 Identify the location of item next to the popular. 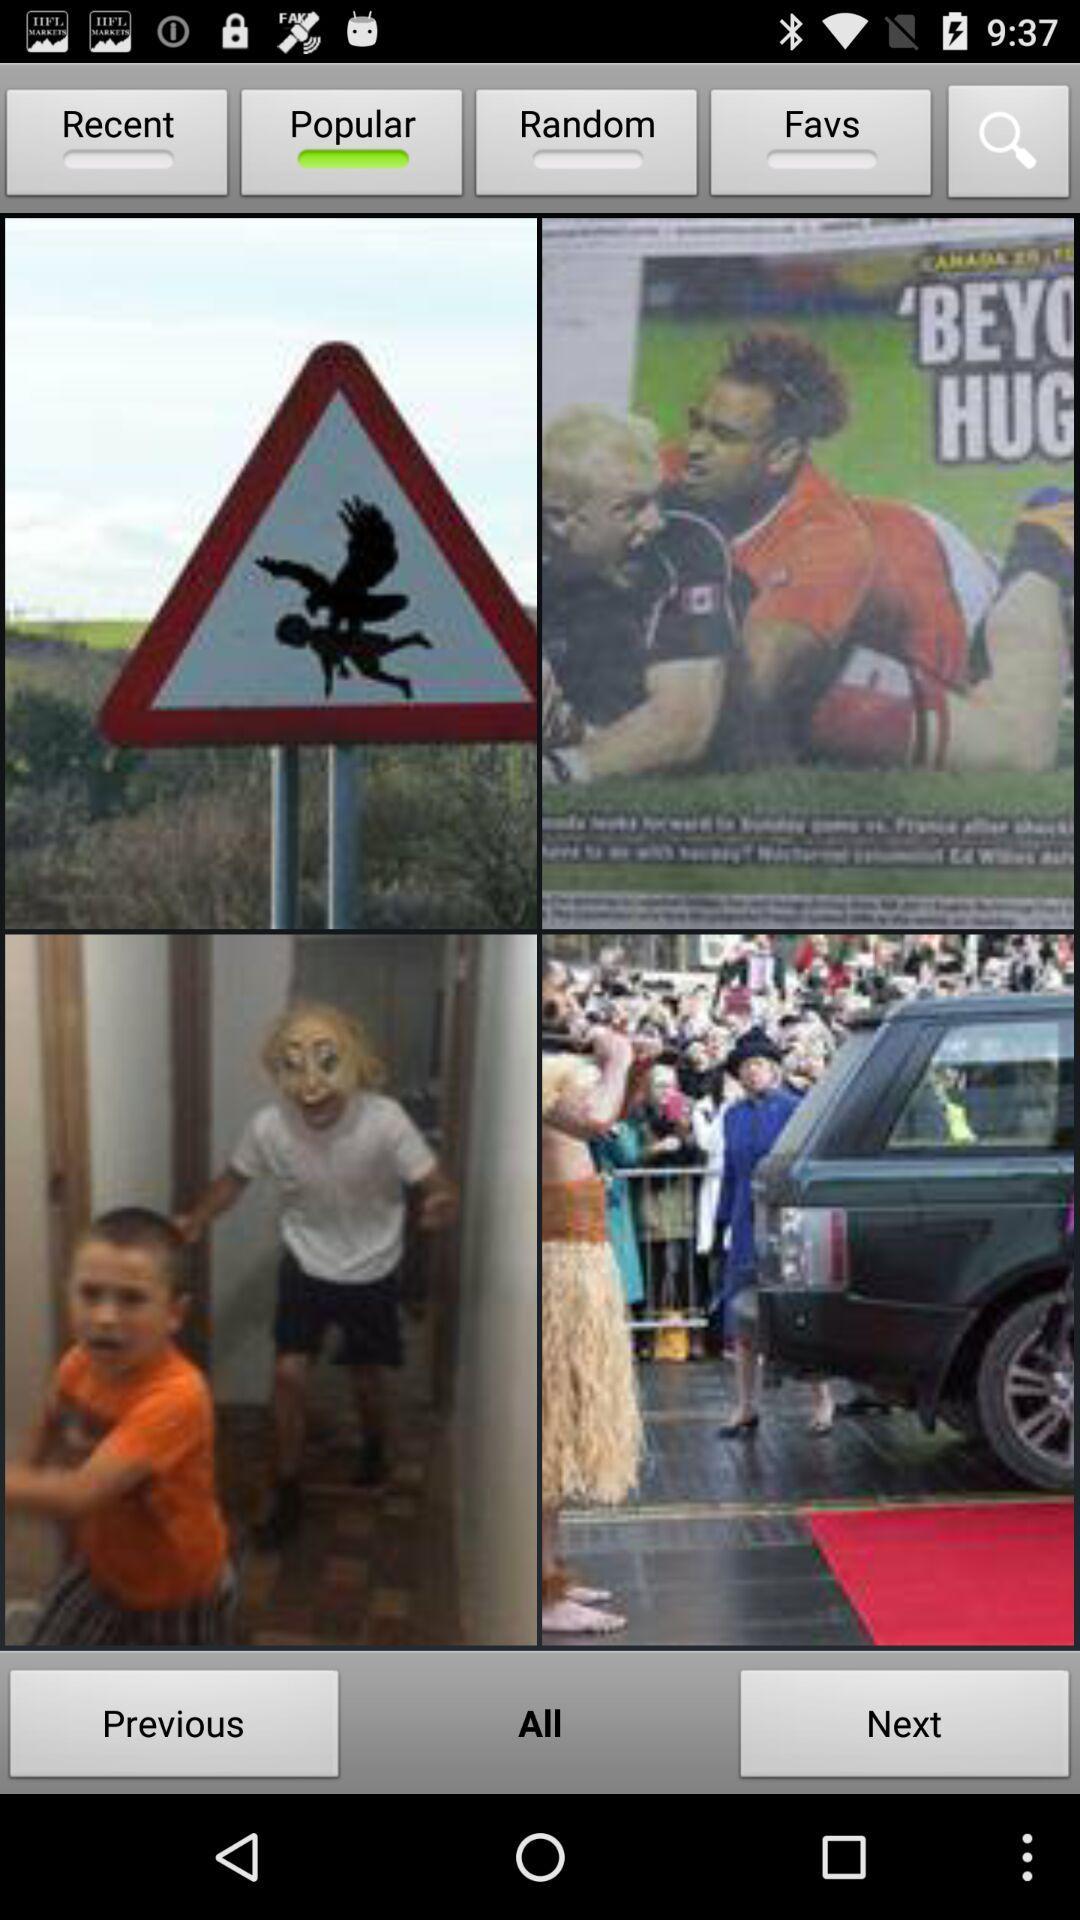
(585, 146).